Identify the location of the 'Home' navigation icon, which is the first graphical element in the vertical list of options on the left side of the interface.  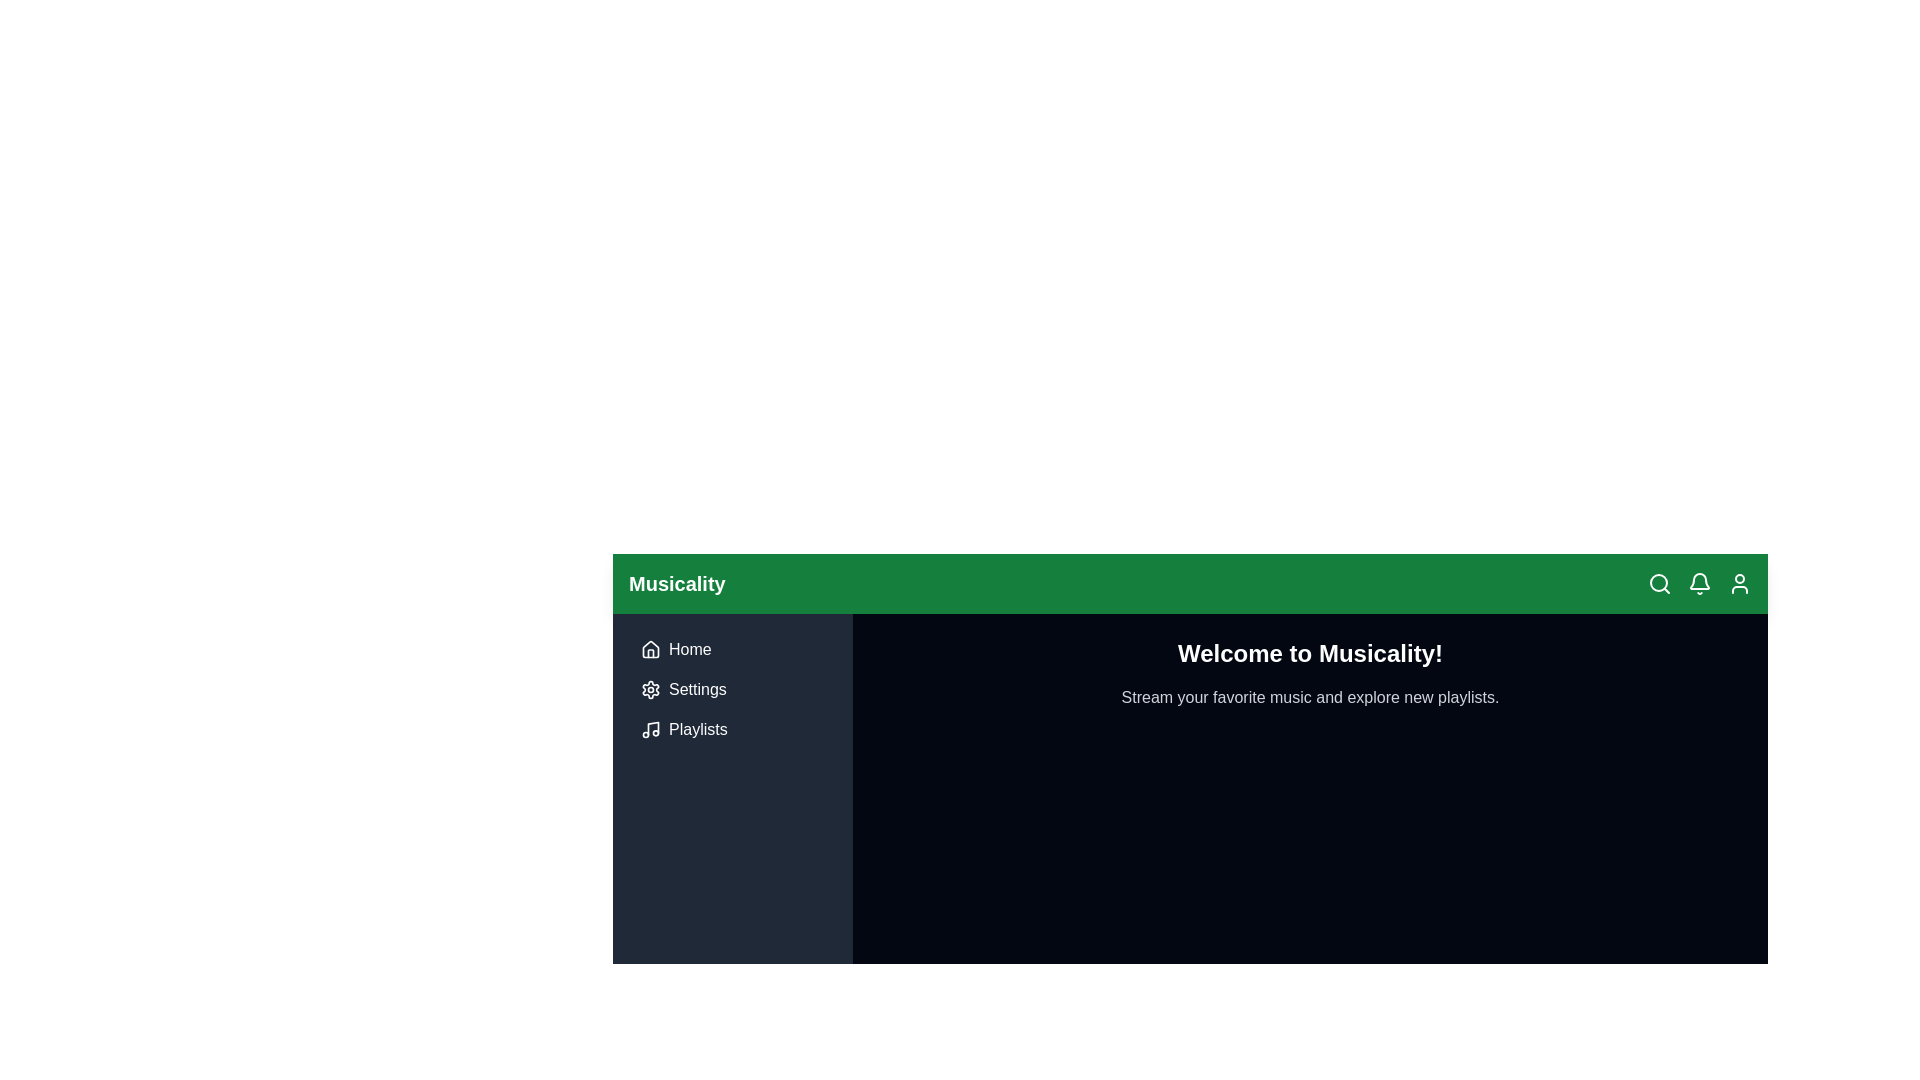
(651, 650).